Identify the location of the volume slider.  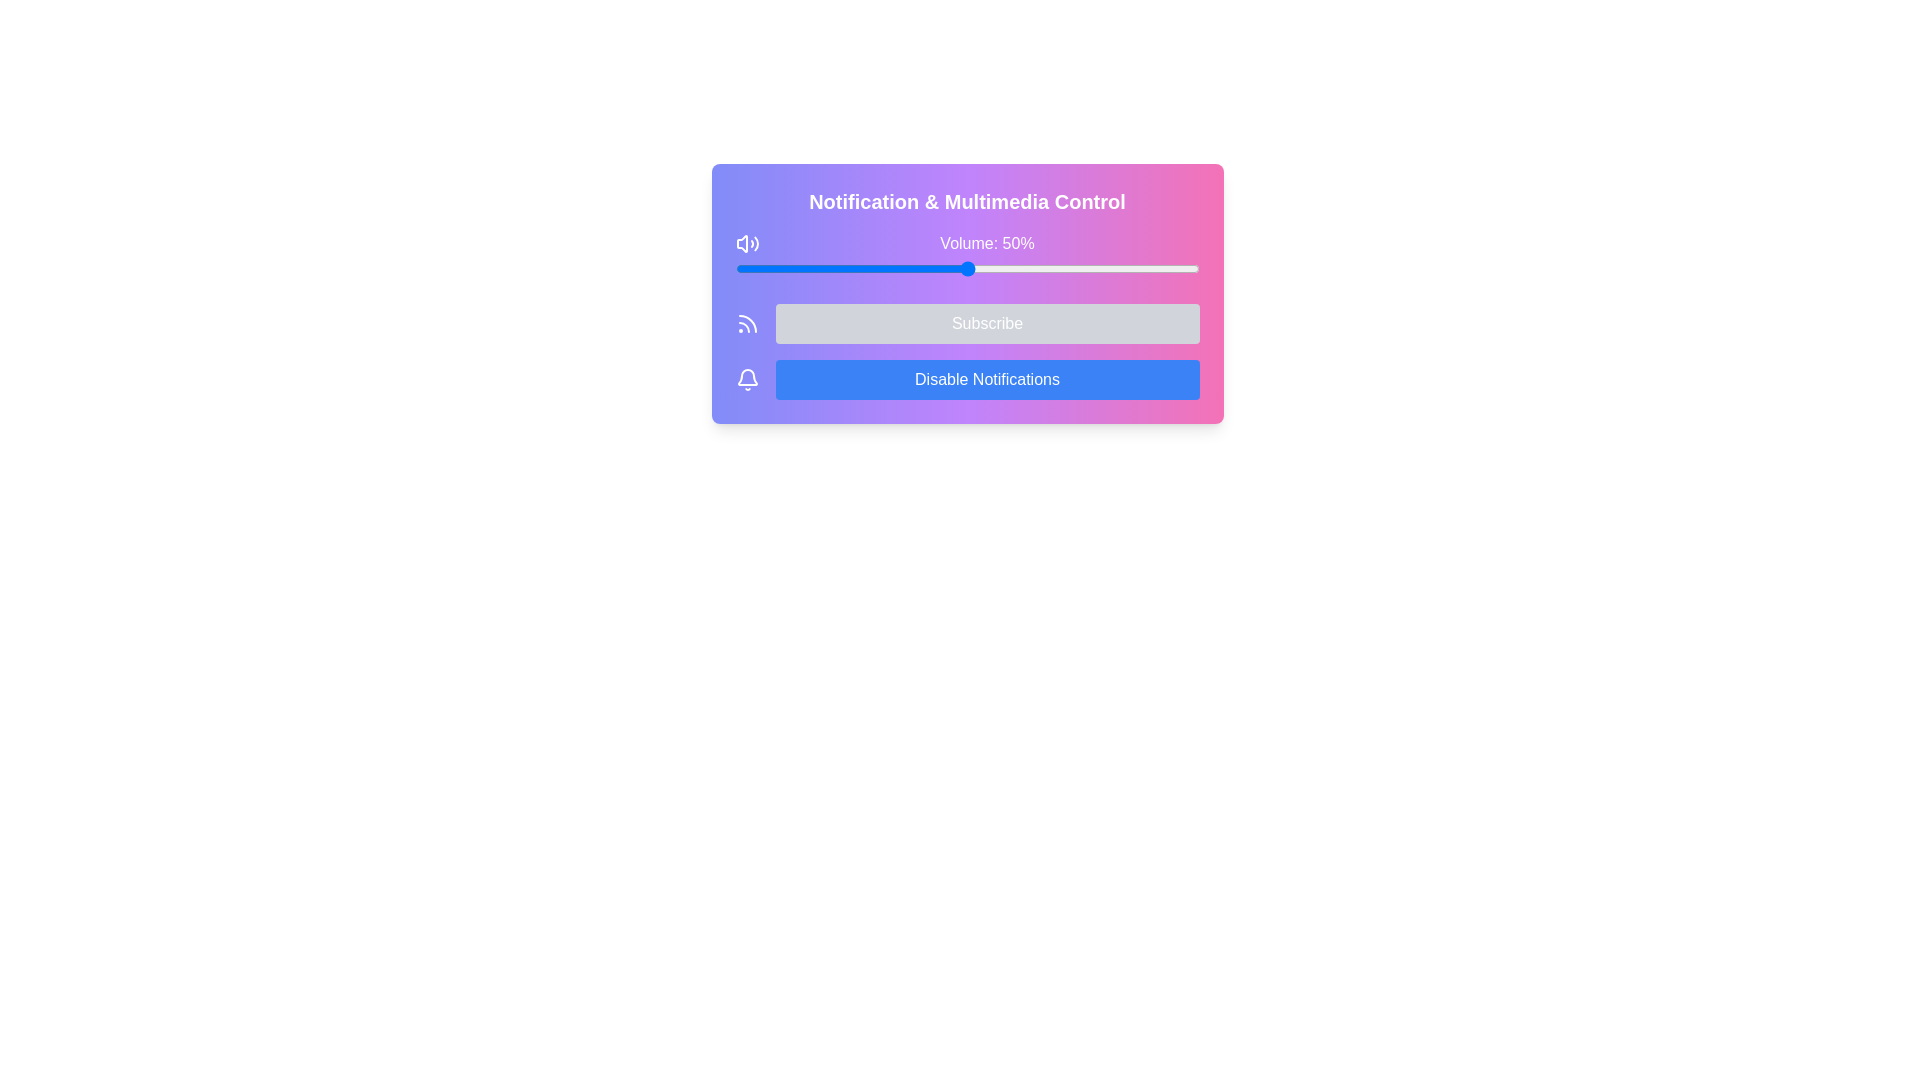
(957, 268).